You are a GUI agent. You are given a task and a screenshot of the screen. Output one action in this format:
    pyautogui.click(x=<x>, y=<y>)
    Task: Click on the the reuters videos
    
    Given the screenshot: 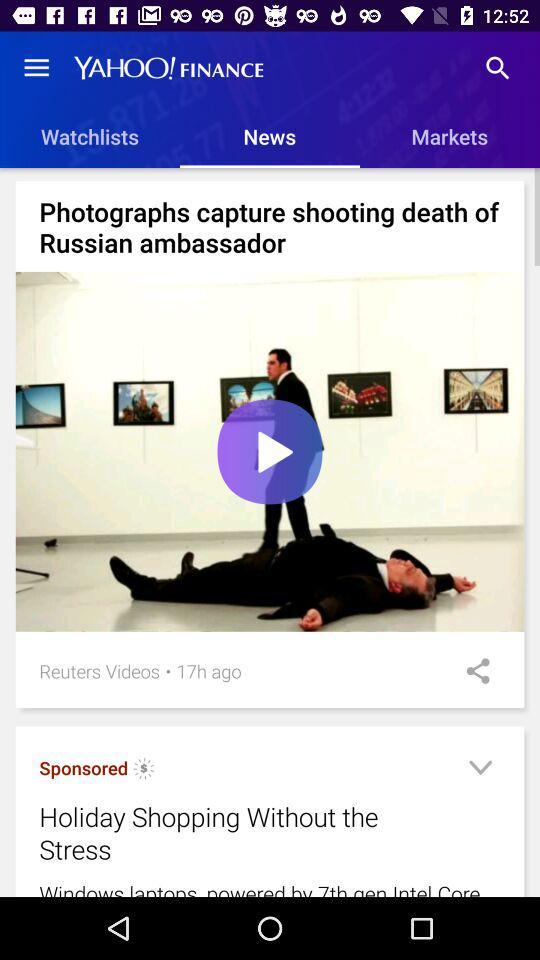 What is the action you would take?
    pyautogui.click(x=98, y=671)
    